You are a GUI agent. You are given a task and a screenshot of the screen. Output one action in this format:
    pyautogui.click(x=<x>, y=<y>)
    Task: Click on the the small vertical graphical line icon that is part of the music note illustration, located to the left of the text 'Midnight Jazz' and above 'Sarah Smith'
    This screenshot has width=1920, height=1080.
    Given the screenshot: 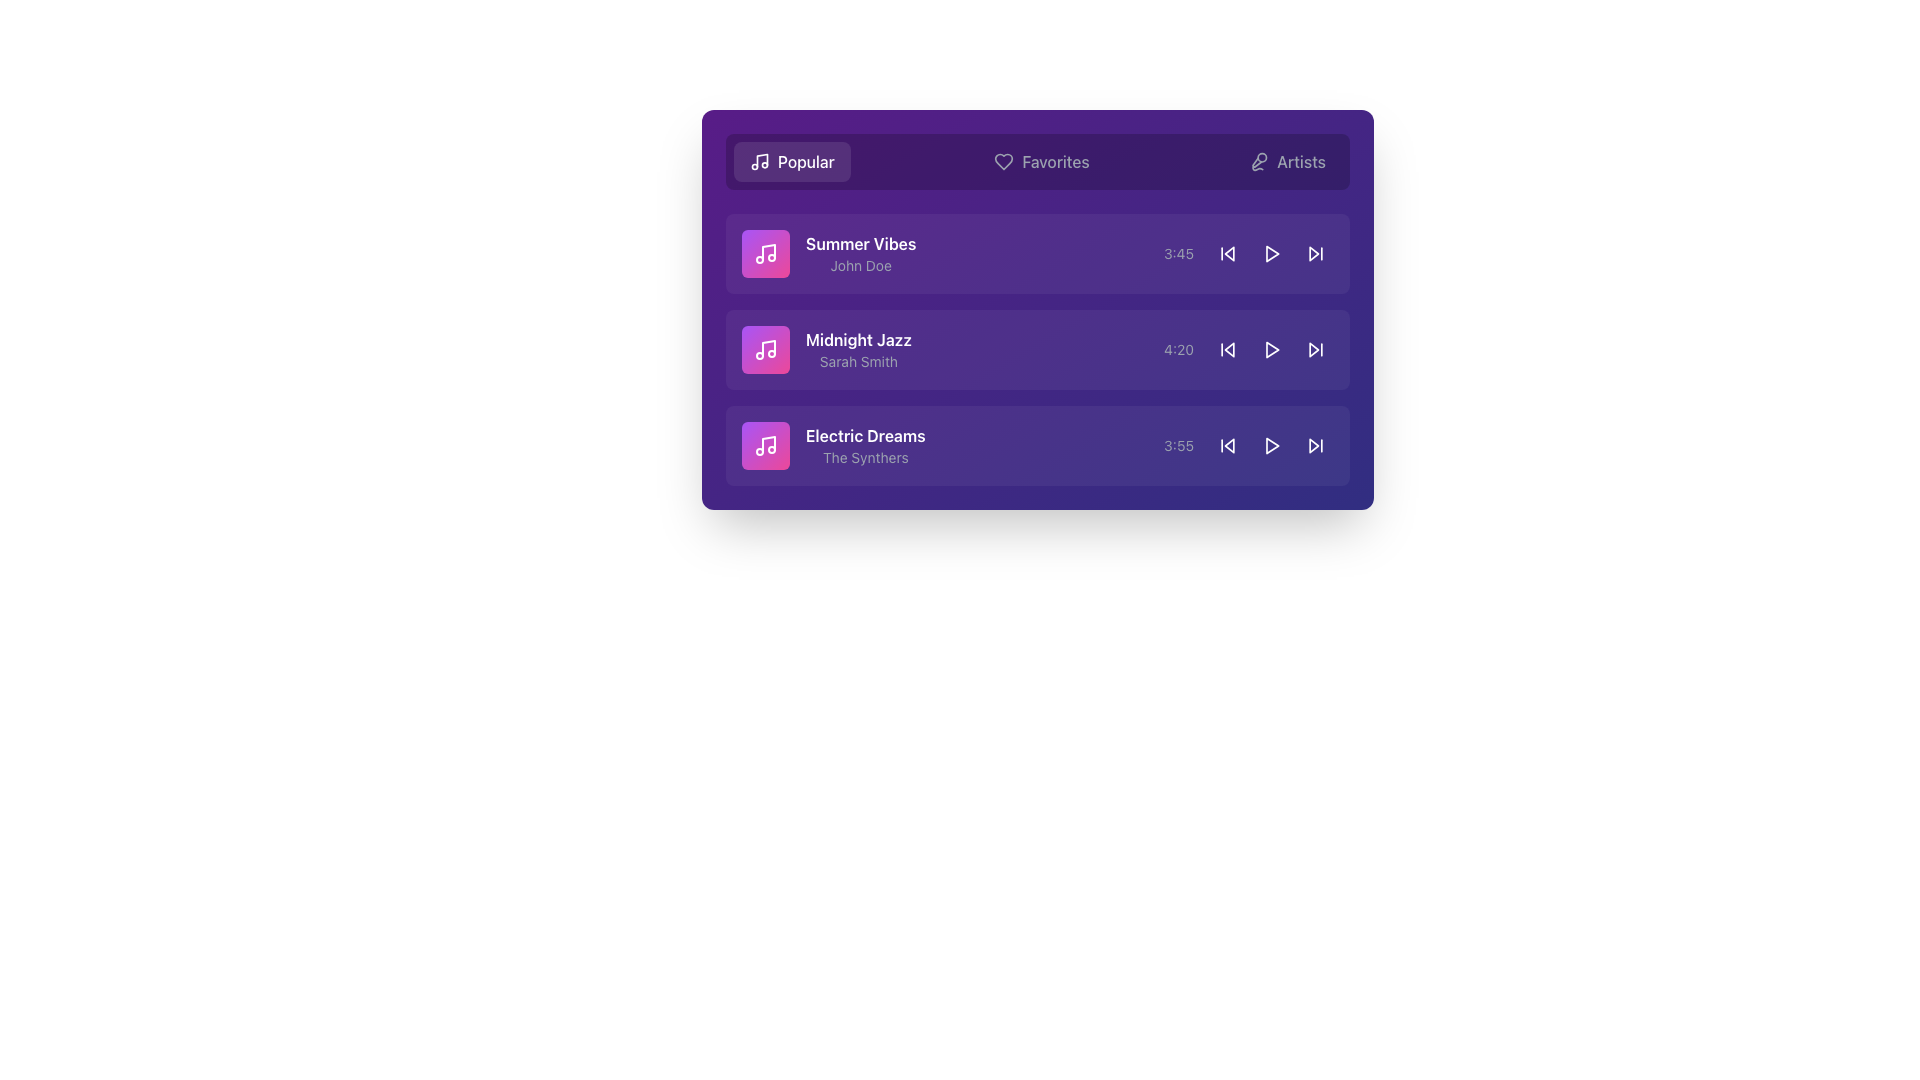 What is the action you would take?
    pyautogui.click(x=767, y=347)
    